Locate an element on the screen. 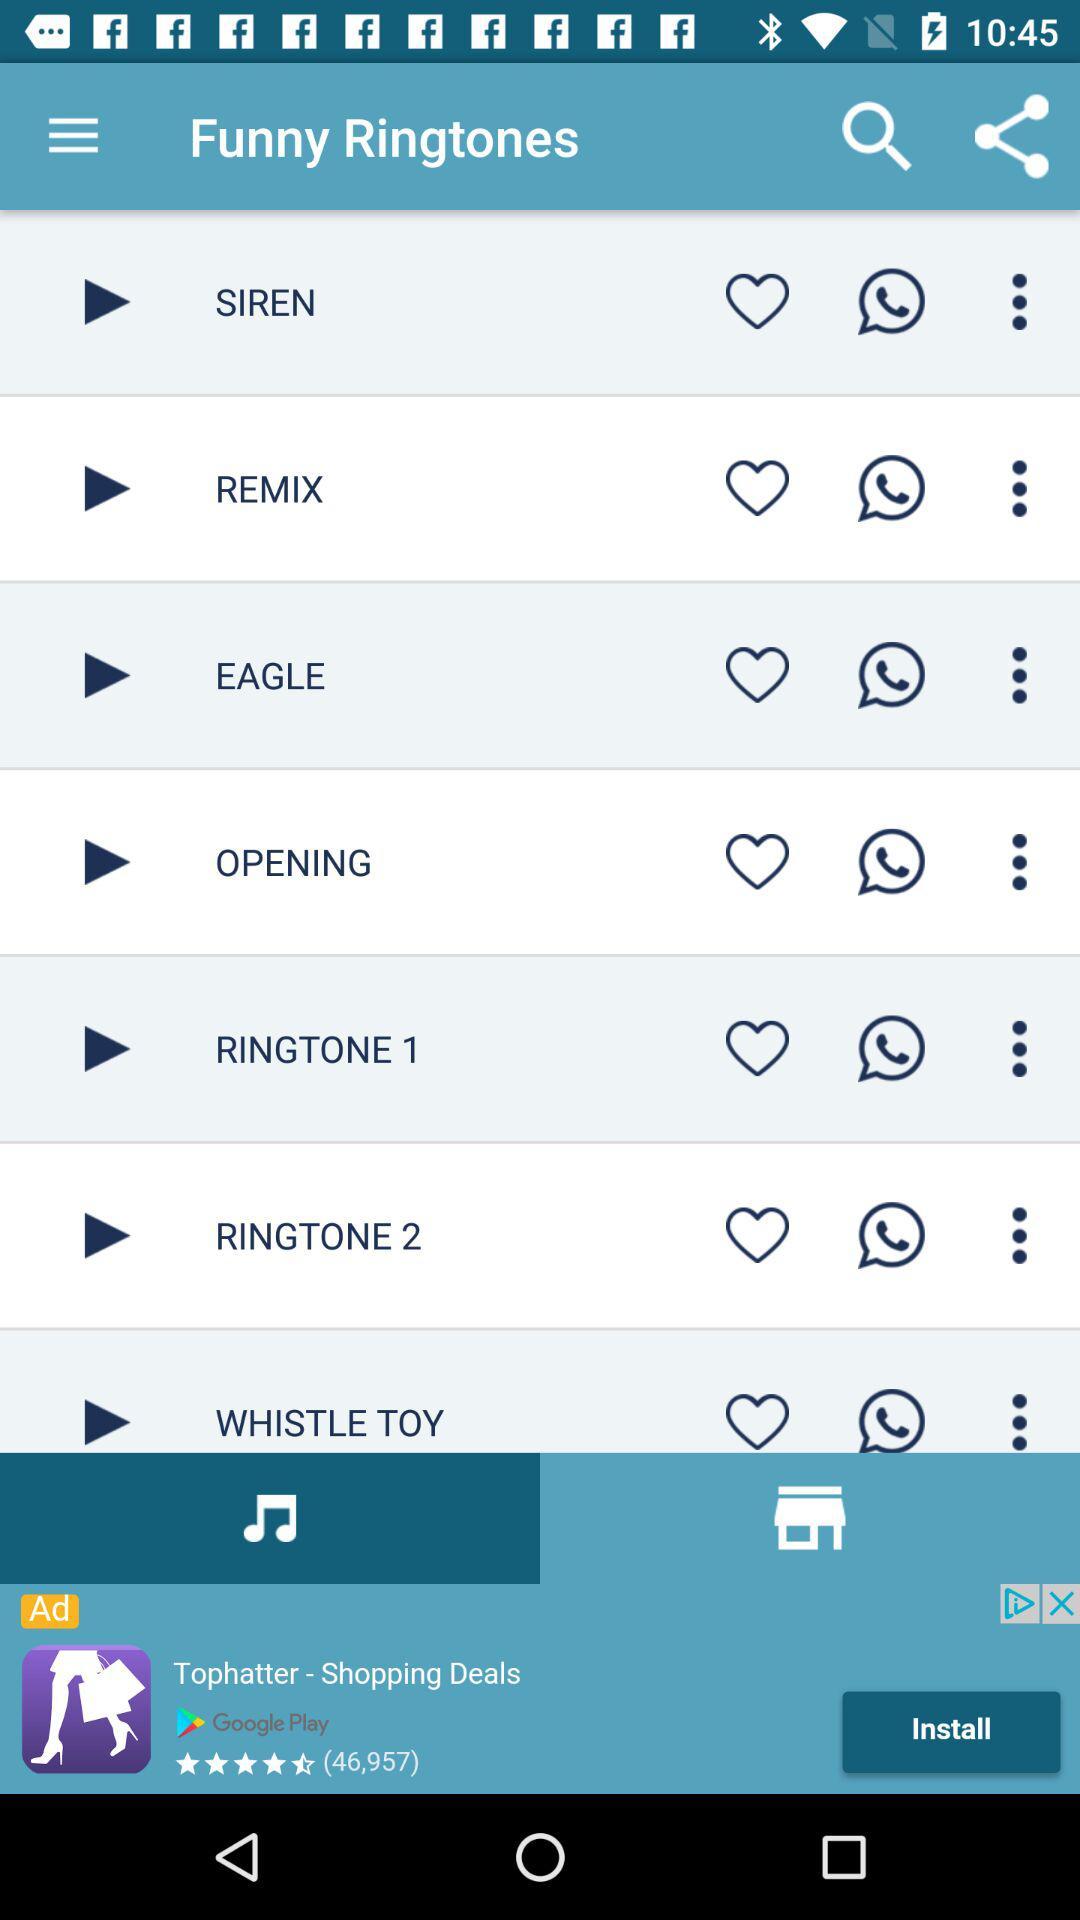 The height and width of the screenshot is (1920, 1080). music play the option is located at coordinates (107, 1234).